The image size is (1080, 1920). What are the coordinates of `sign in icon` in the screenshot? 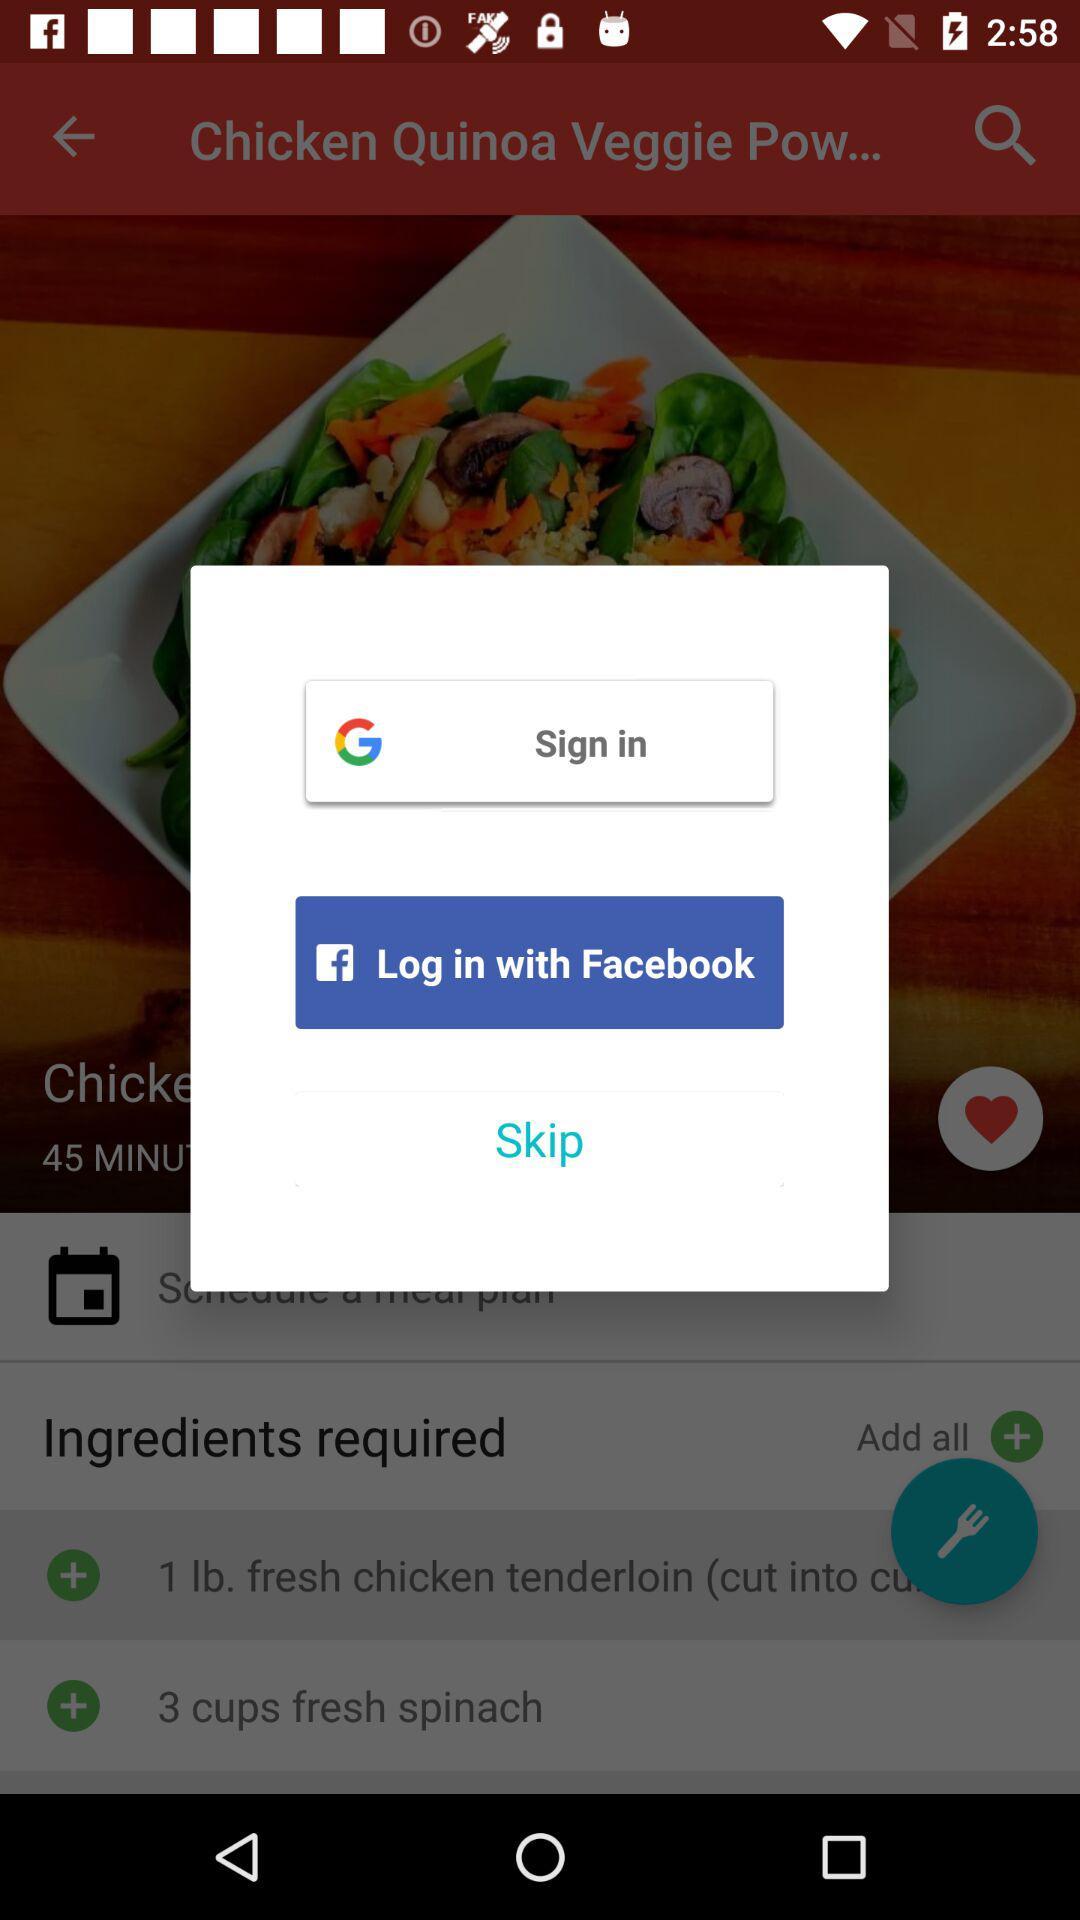 It's located at (538, 740).